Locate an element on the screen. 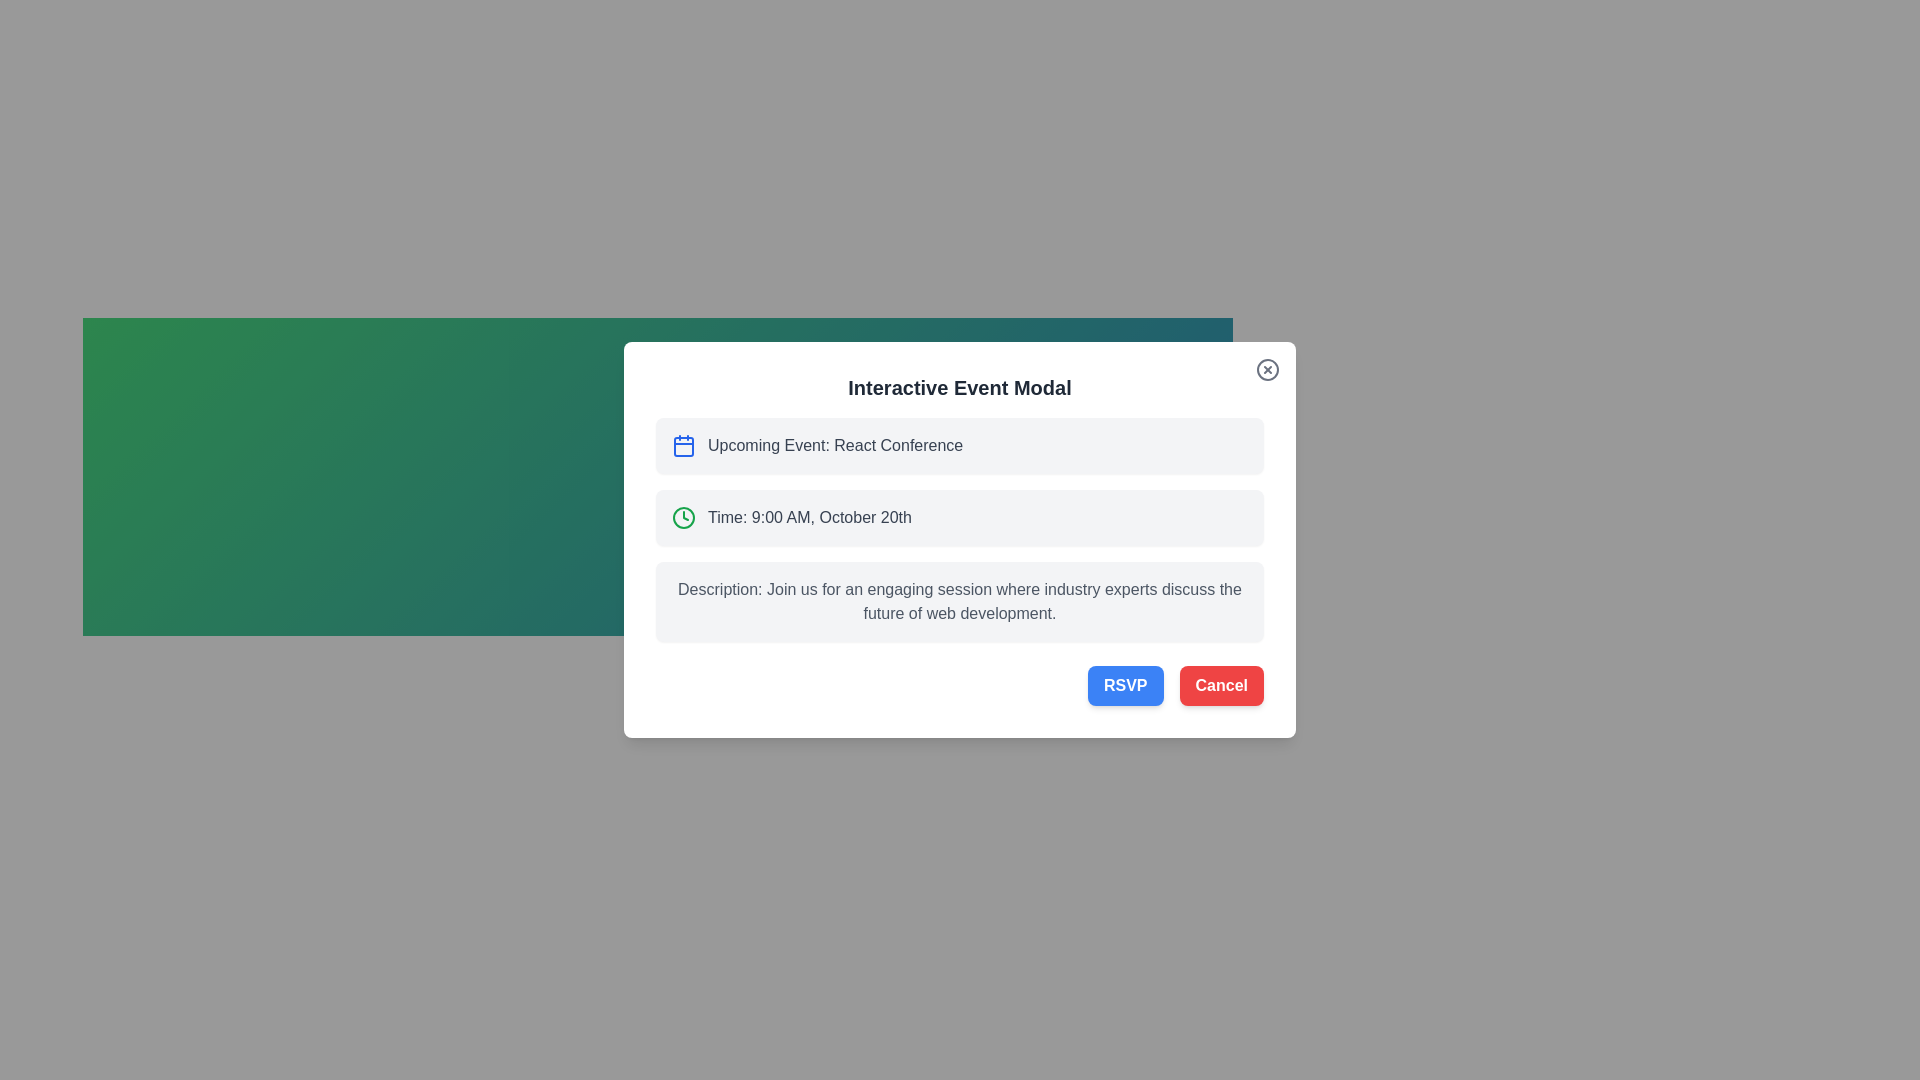  the descriptive text within the 'Interactive Event Modal' dialog box, which is centrally located below the clock icon and above the 'RSVP' and 'Cancel' buttons is located at coordinates (960, 600).